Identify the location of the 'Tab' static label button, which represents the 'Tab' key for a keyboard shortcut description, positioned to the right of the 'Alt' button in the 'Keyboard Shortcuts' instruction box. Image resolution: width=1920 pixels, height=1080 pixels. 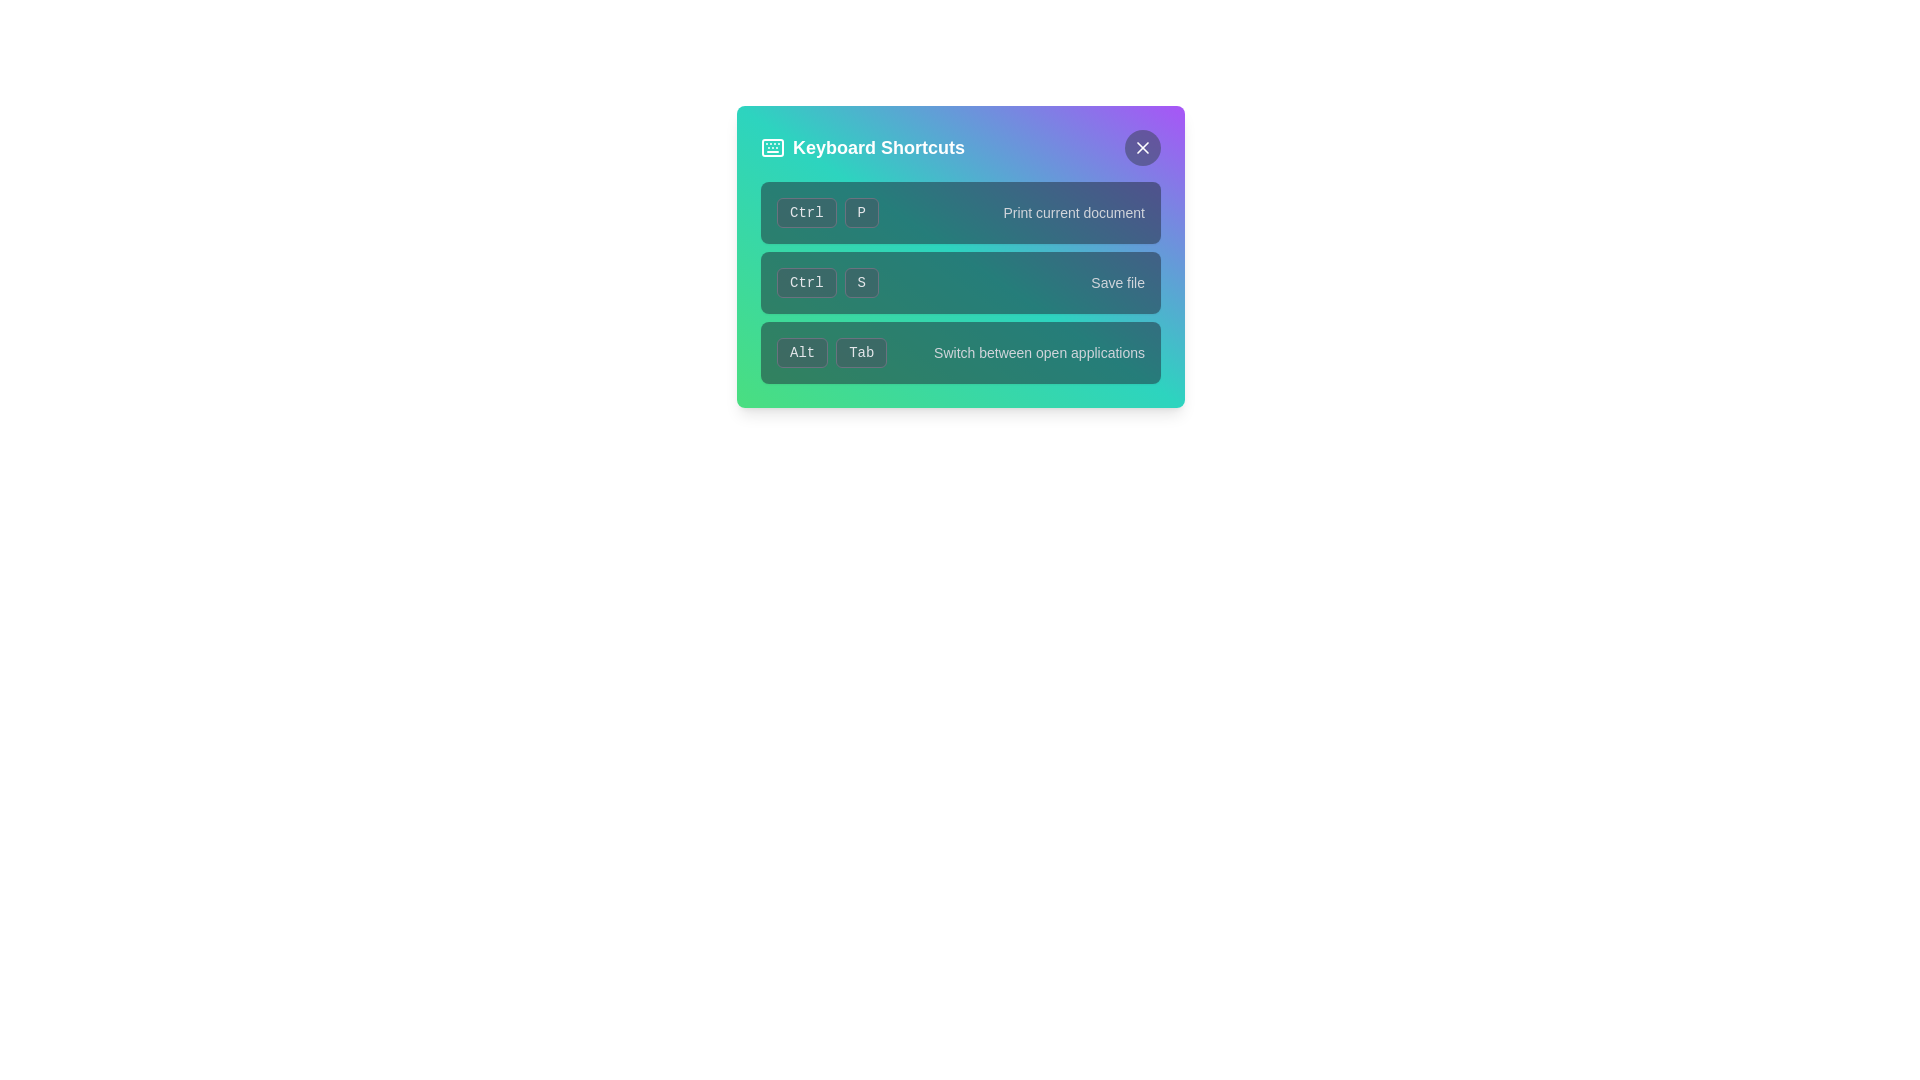
(861, 352).